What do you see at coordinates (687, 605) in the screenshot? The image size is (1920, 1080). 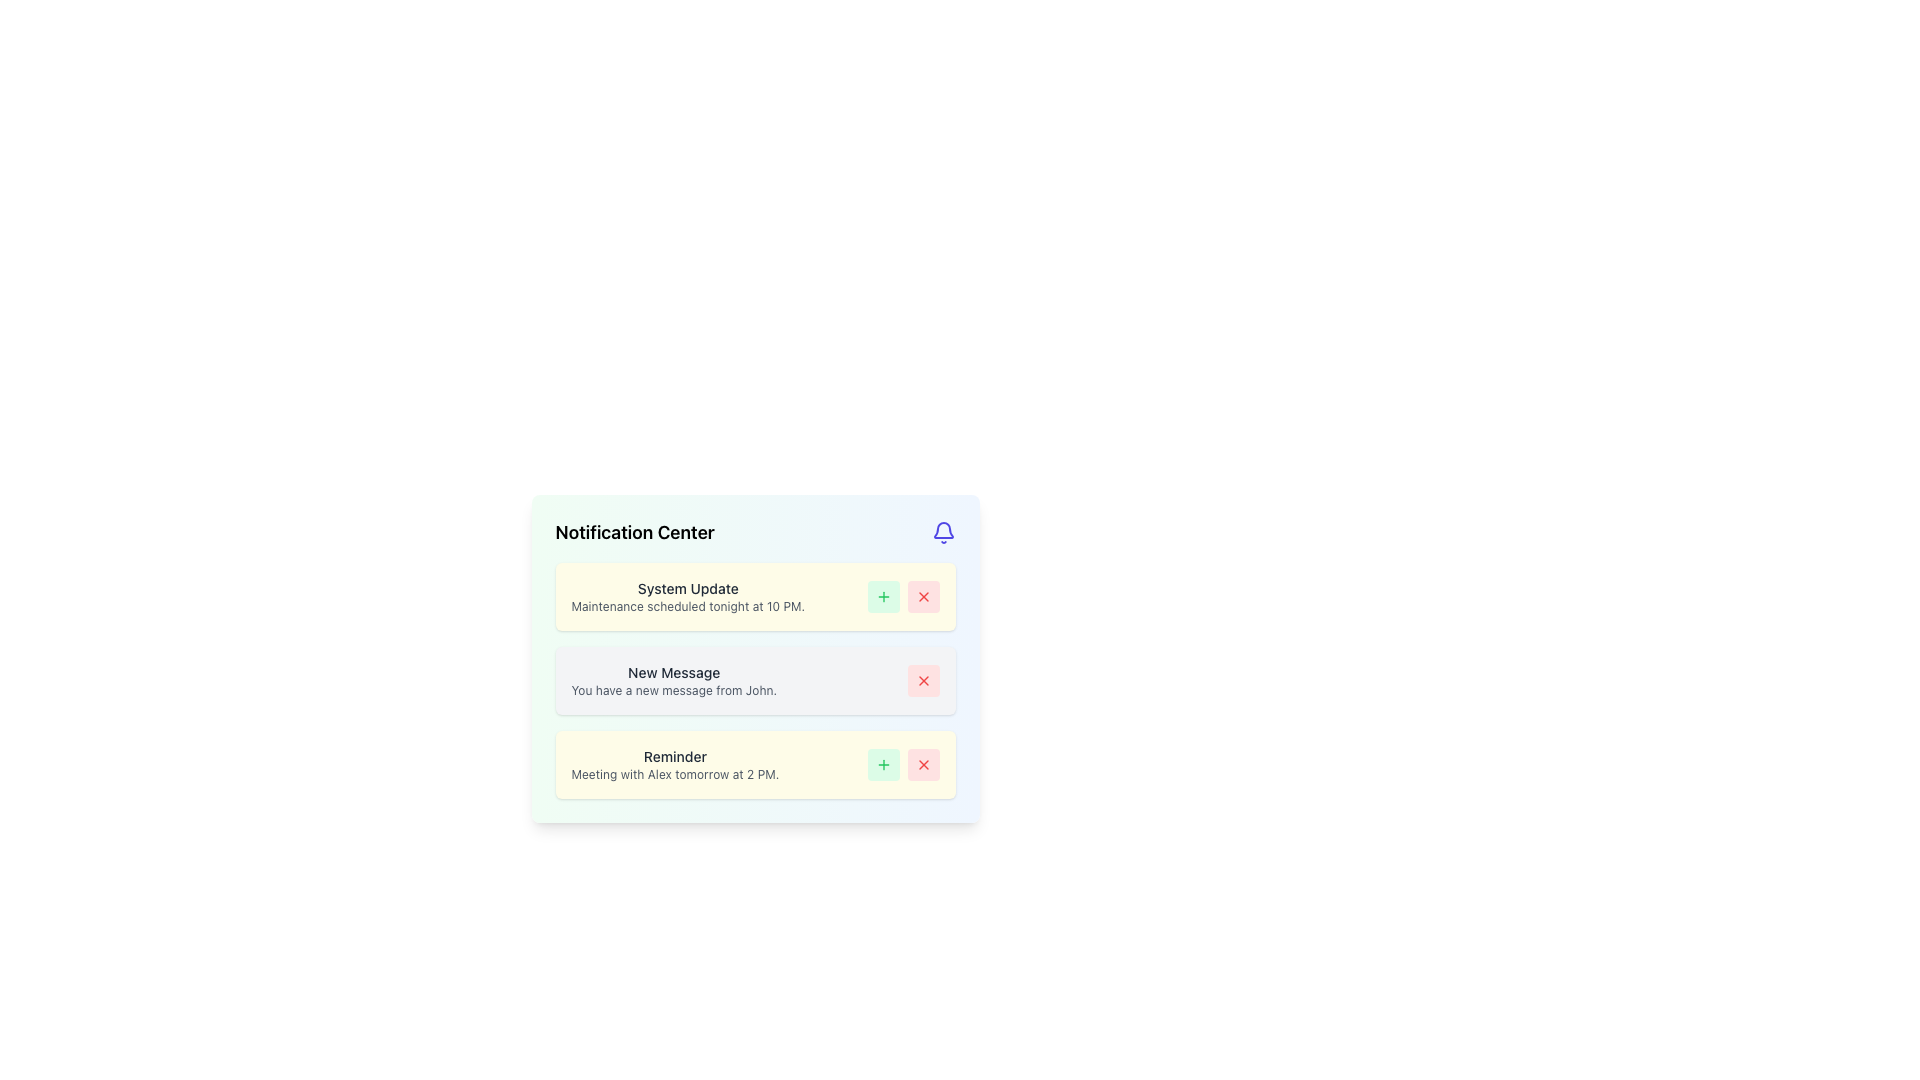 I see `to select the text label that contains 'Maintenance scheduled tonight at 10 PM.' positioned below the 'System Update' heading in the notification card` at bounding box center [687, 605].